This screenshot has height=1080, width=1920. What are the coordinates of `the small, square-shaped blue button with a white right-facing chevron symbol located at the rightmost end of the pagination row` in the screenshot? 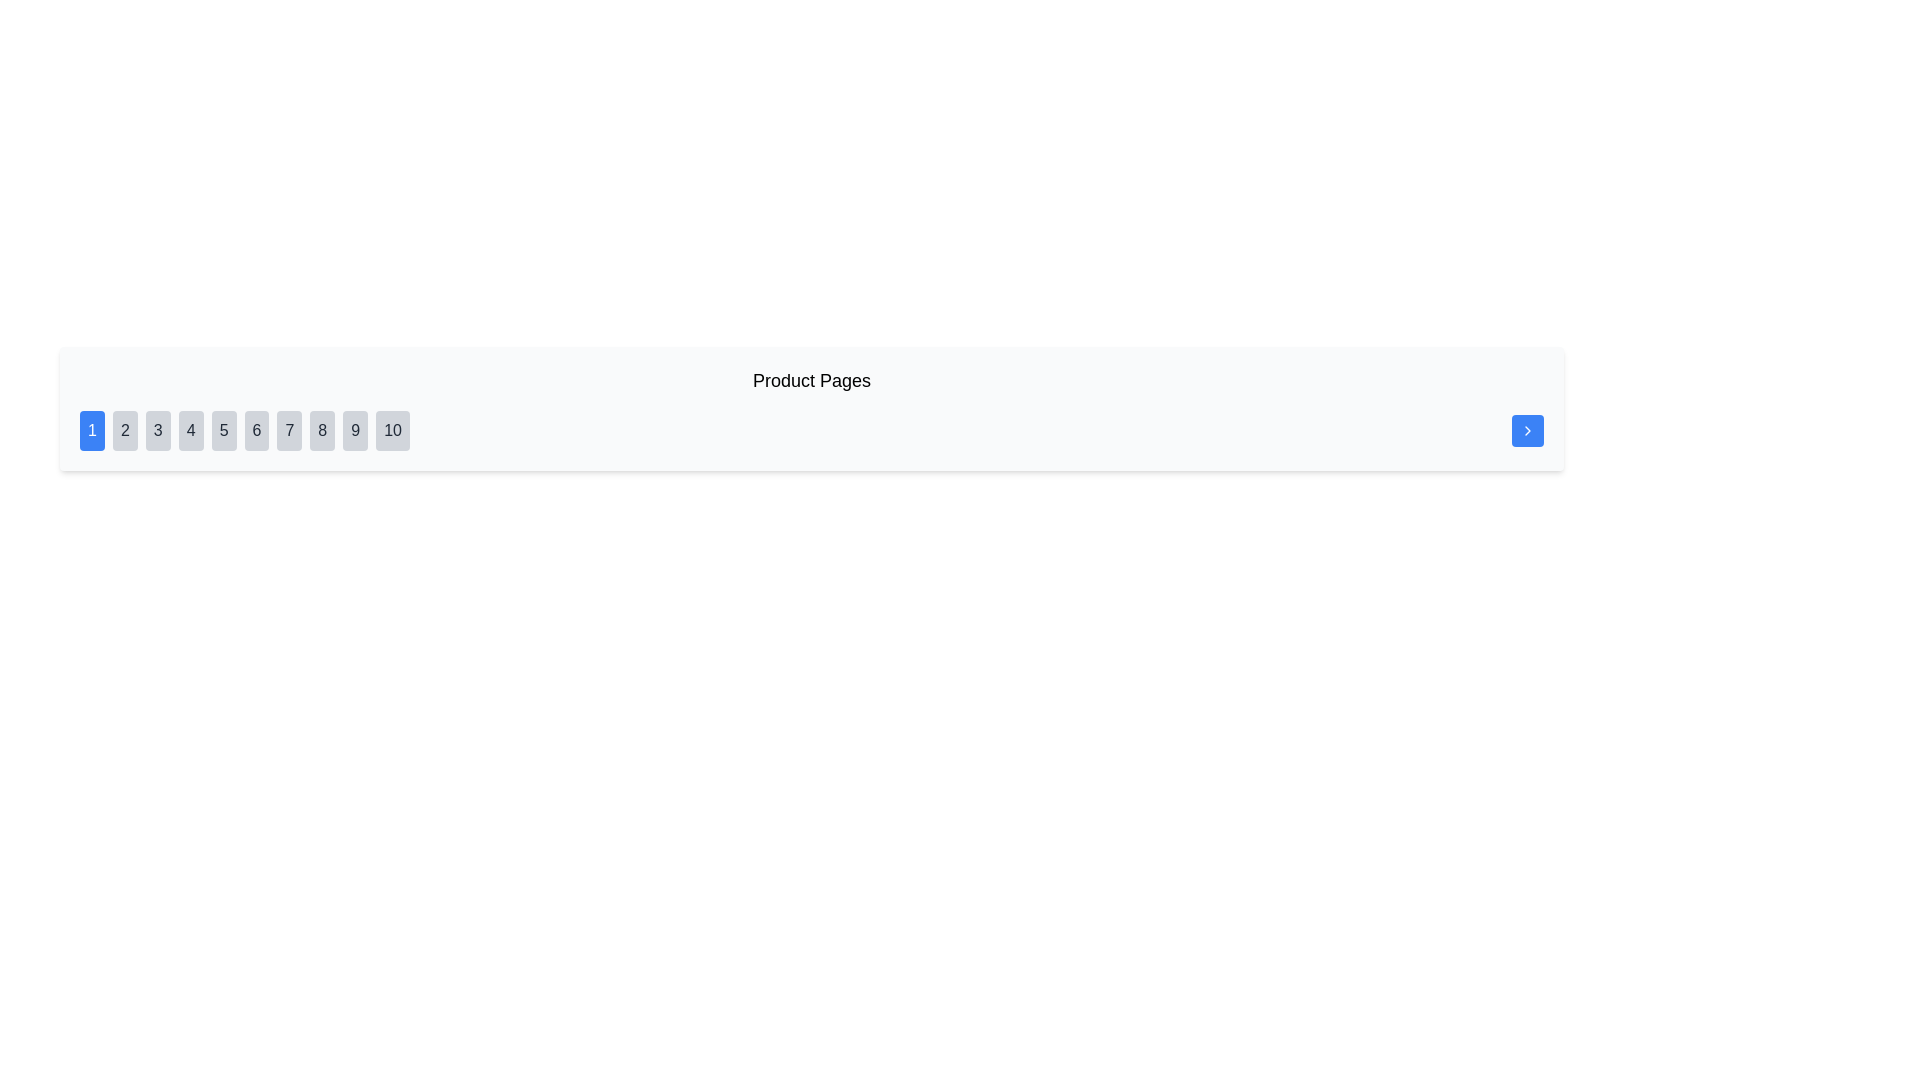 It's located at (1526, 430).